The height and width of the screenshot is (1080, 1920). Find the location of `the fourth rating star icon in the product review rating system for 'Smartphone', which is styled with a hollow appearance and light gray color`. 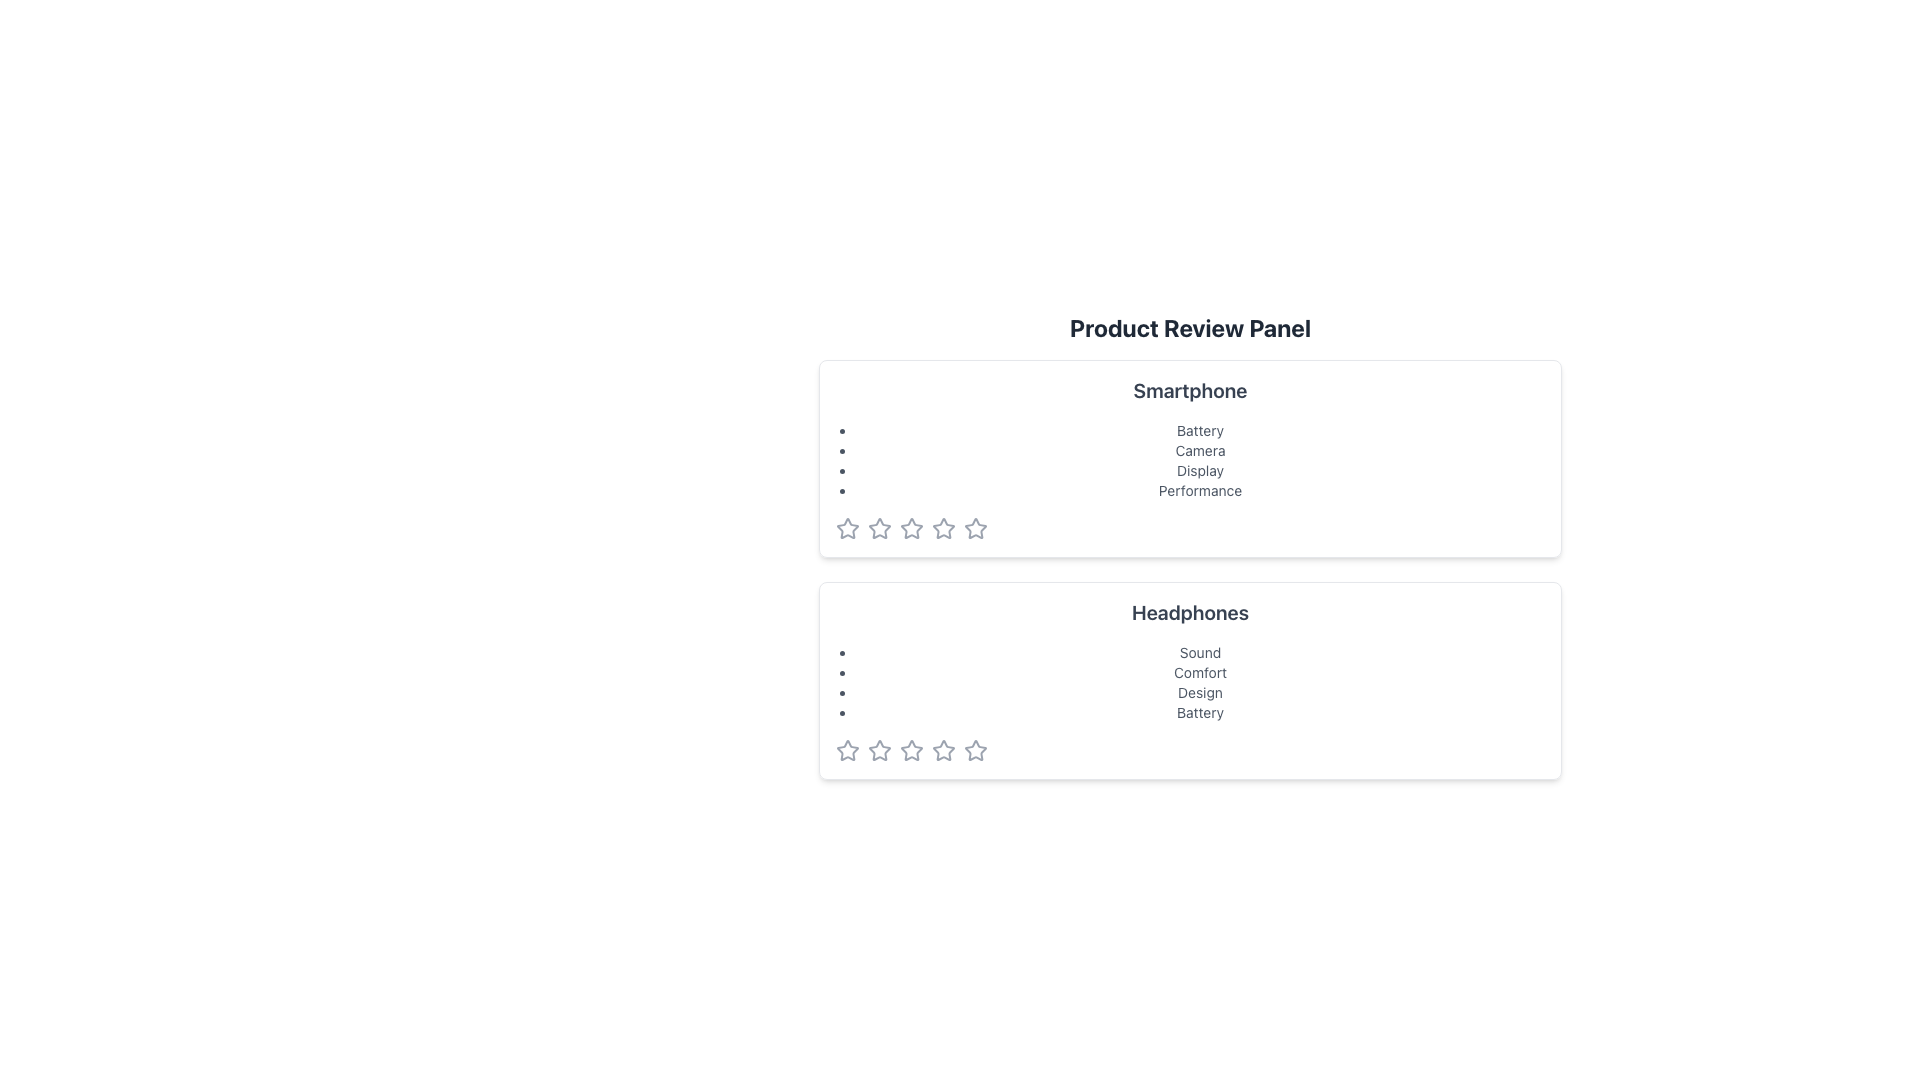

the fourth rating star icon in the product review rating system for 'Smartphone', which is styled with a hollow appearance and light gray color is located at coordinates (911, 527).